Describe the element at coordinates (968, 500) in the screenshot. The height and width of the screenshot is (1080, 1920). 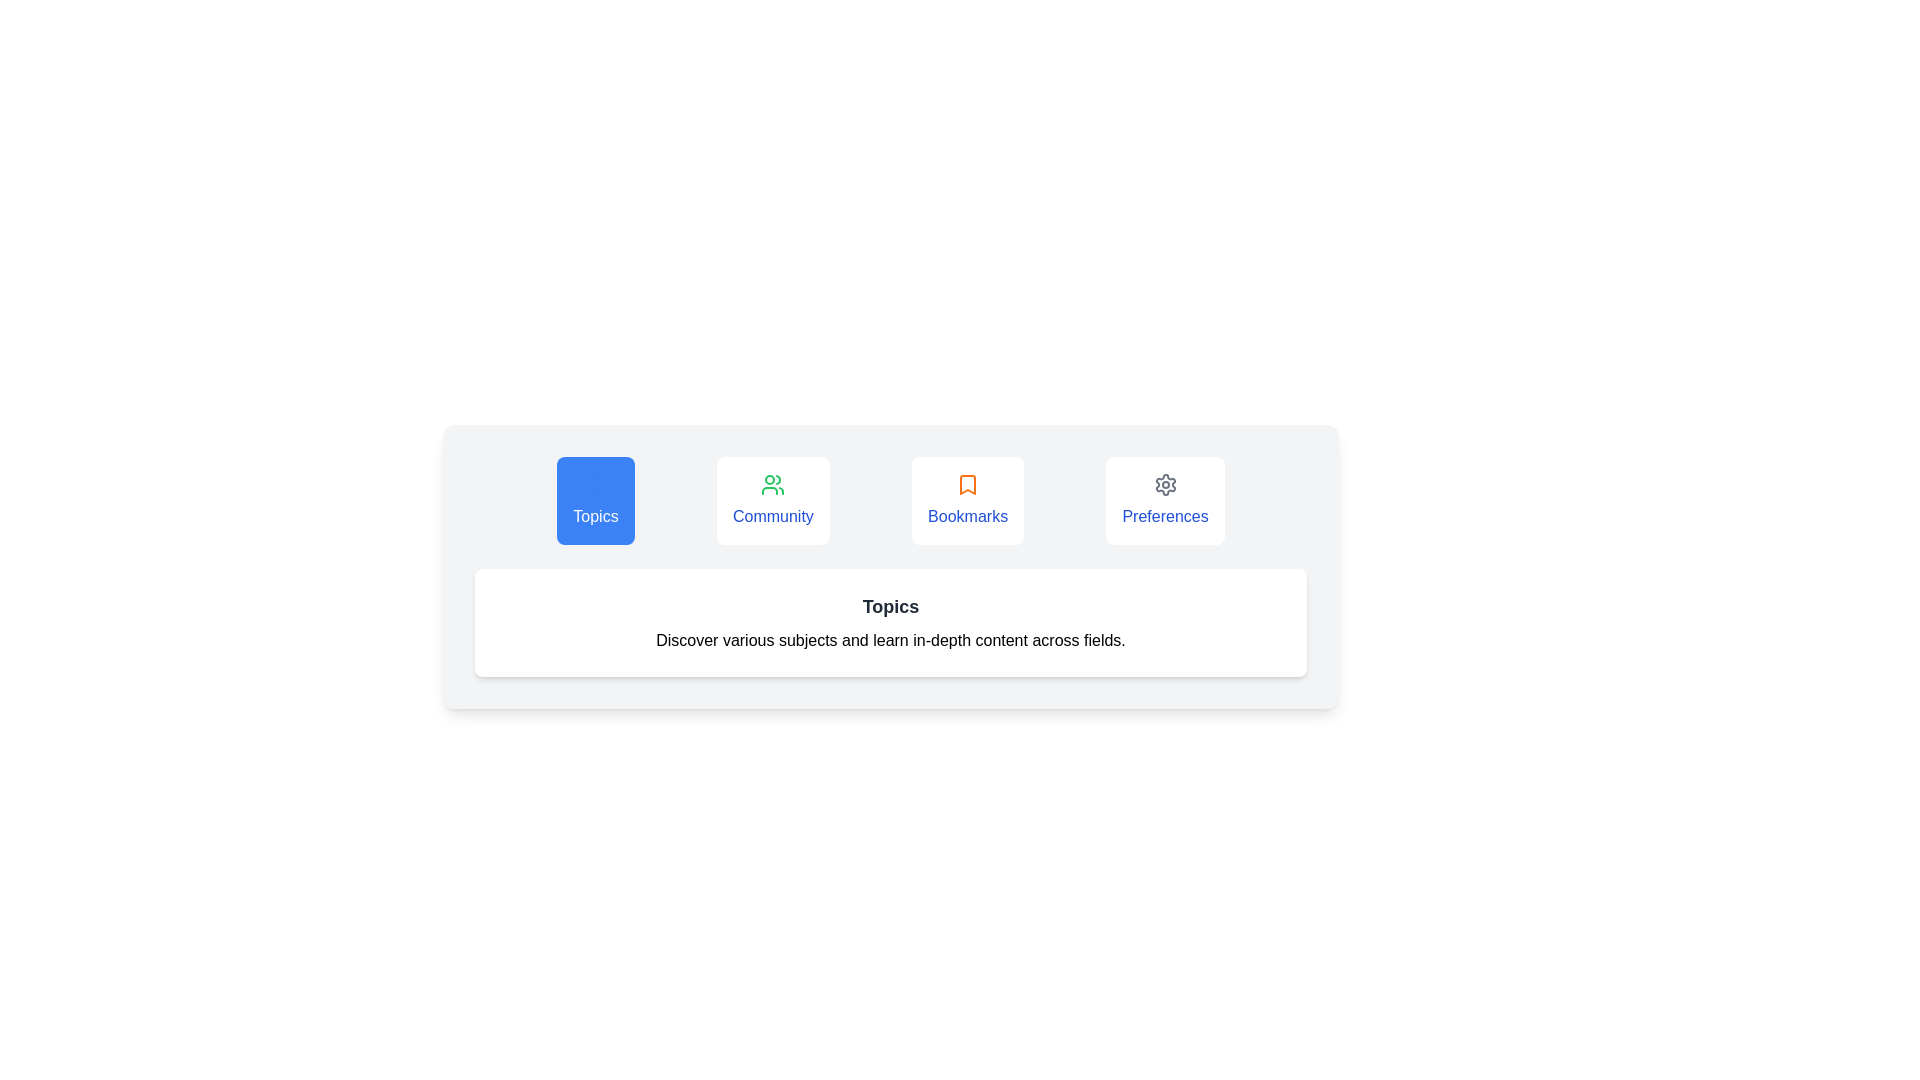
I see `the Bookmarks tab by clicking on its button` at that location.